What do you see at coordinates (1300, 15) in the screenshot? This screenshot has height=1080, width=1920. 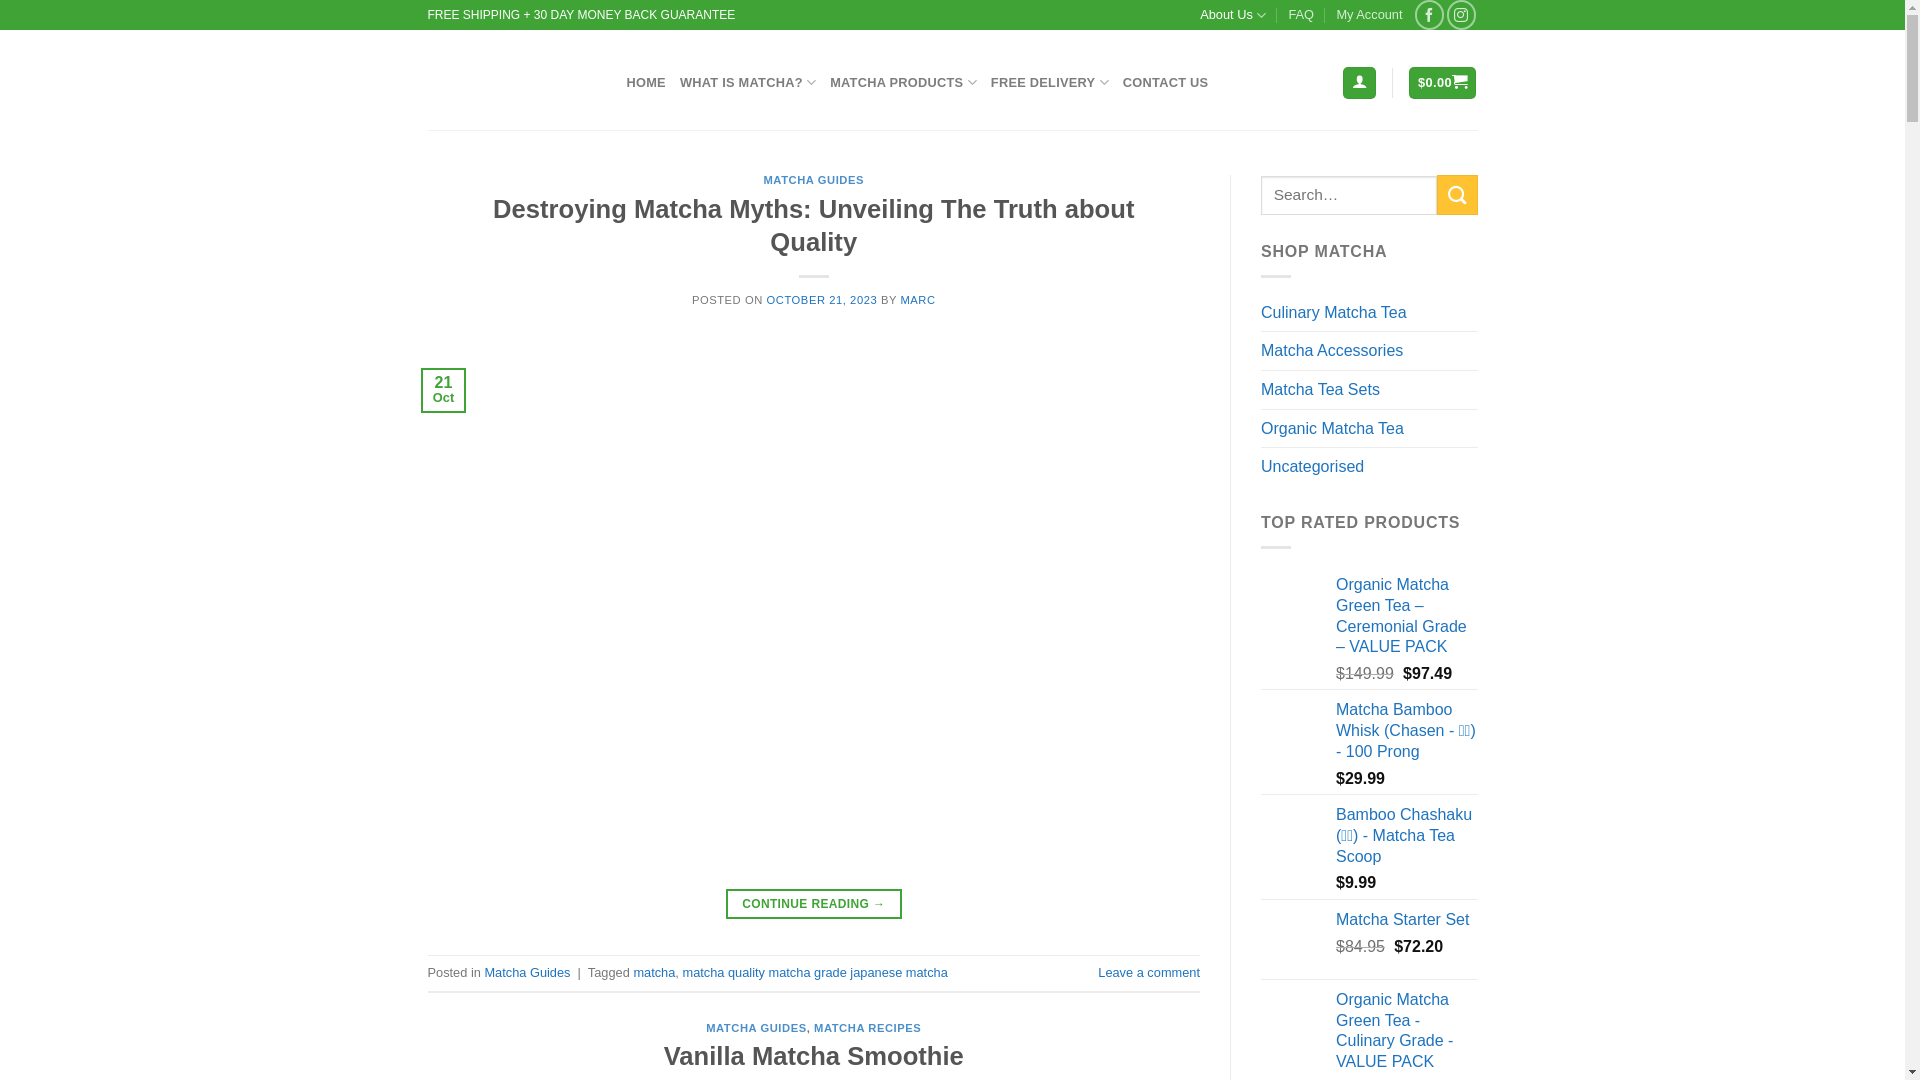 I see `'FAQ'` at bounding box center [1300, 15].